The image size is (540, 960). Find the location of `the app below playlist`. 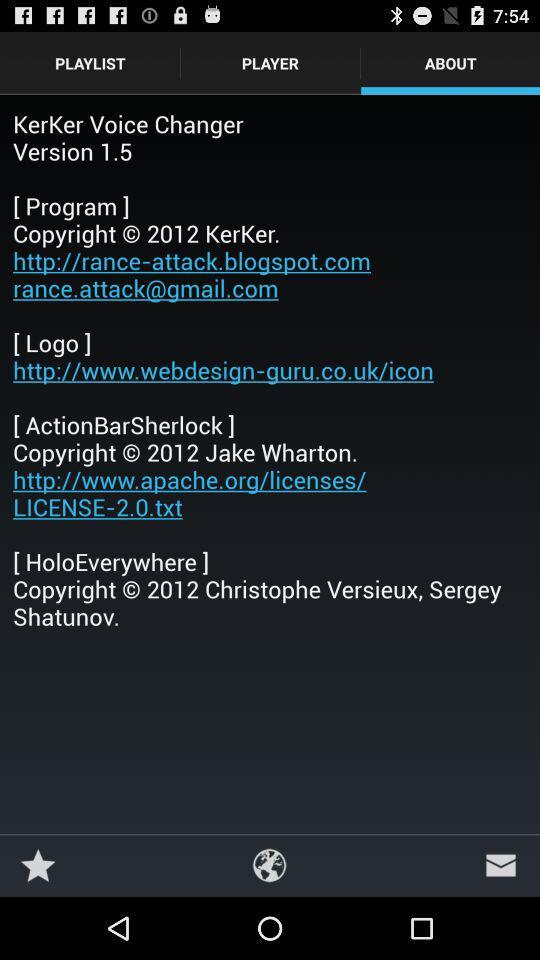

the app below playlist is located at coordinates (270, 368).